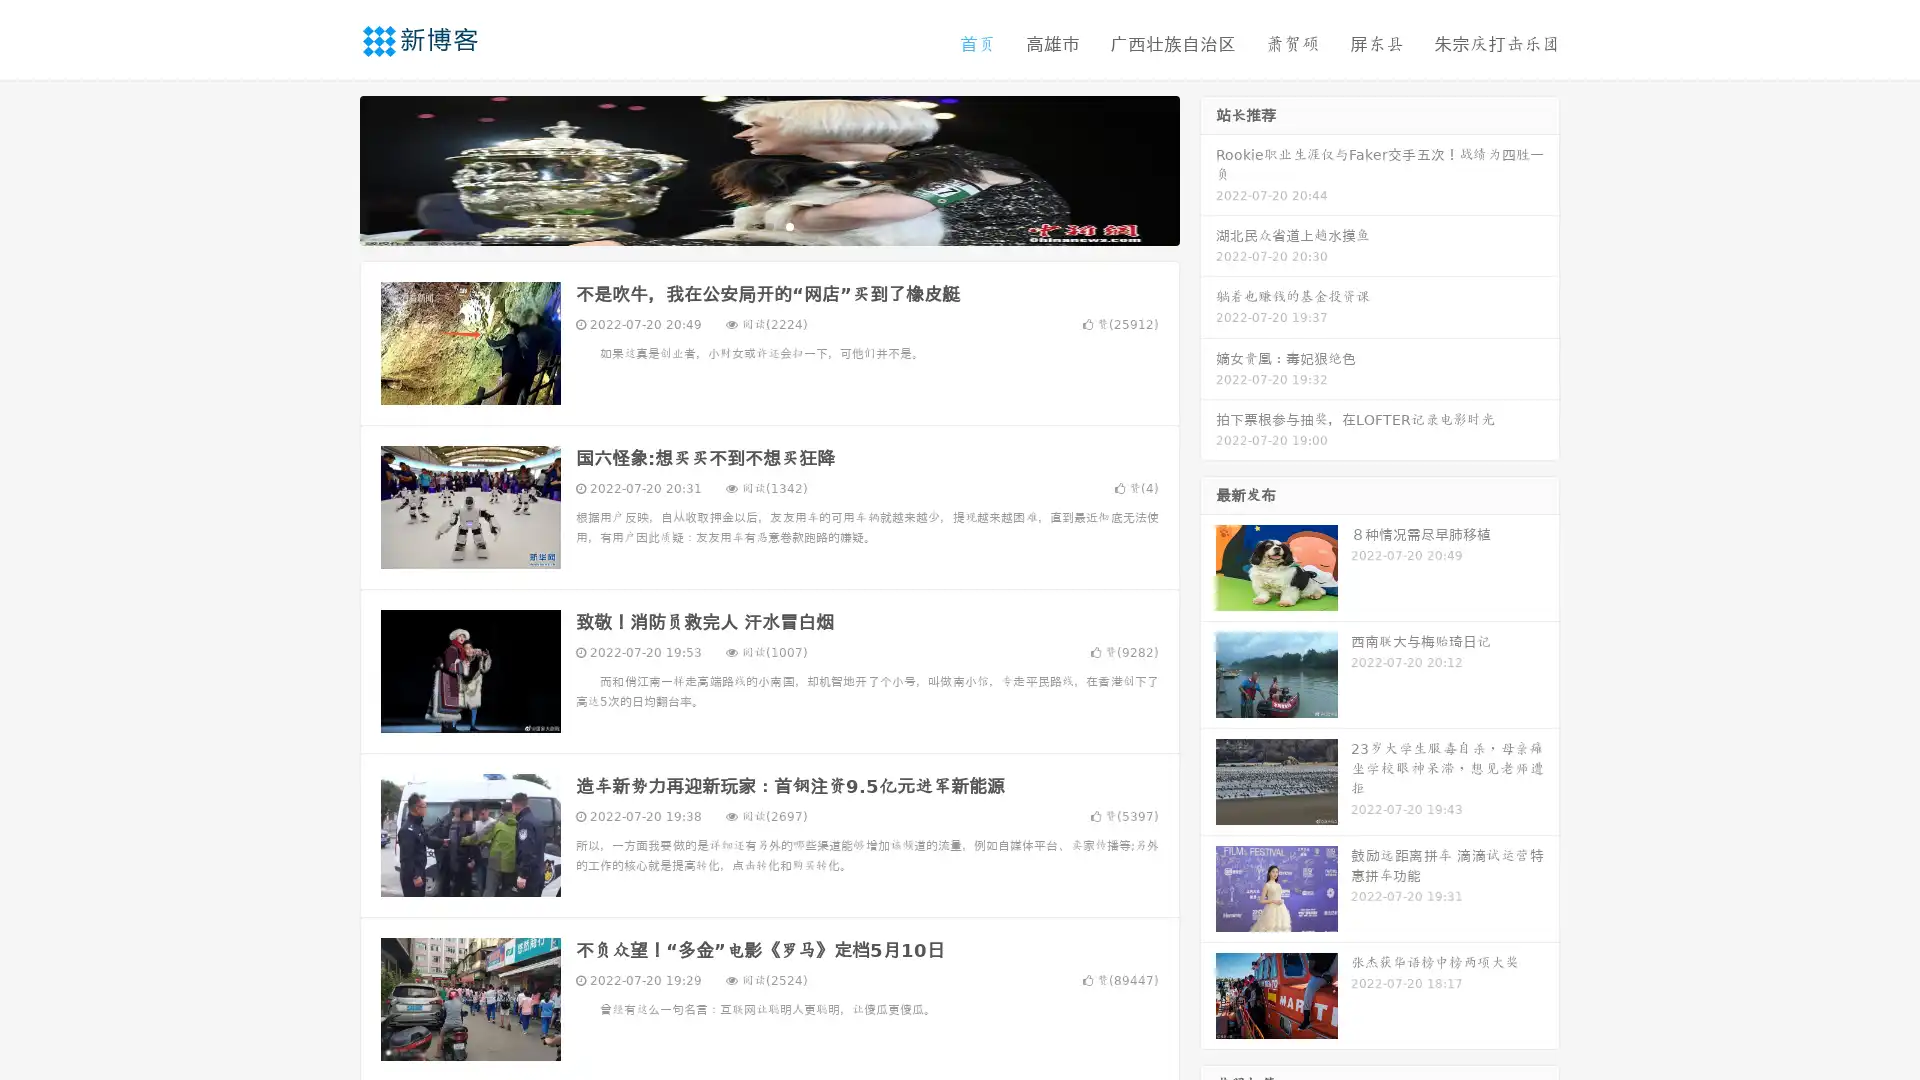  Describe the element at coordinates (748, 225) in the screenshot. I see `Go to slide 1` at that location.